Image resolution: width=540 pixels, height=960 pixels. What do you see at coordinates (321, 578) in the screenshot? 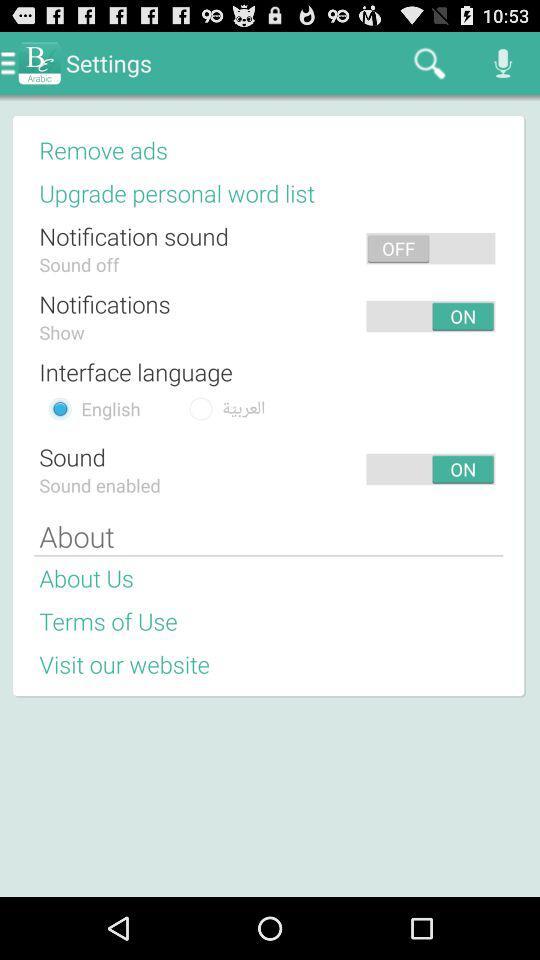
I see `the icon to the right of the about us icon` at bounding box center [321, 578].